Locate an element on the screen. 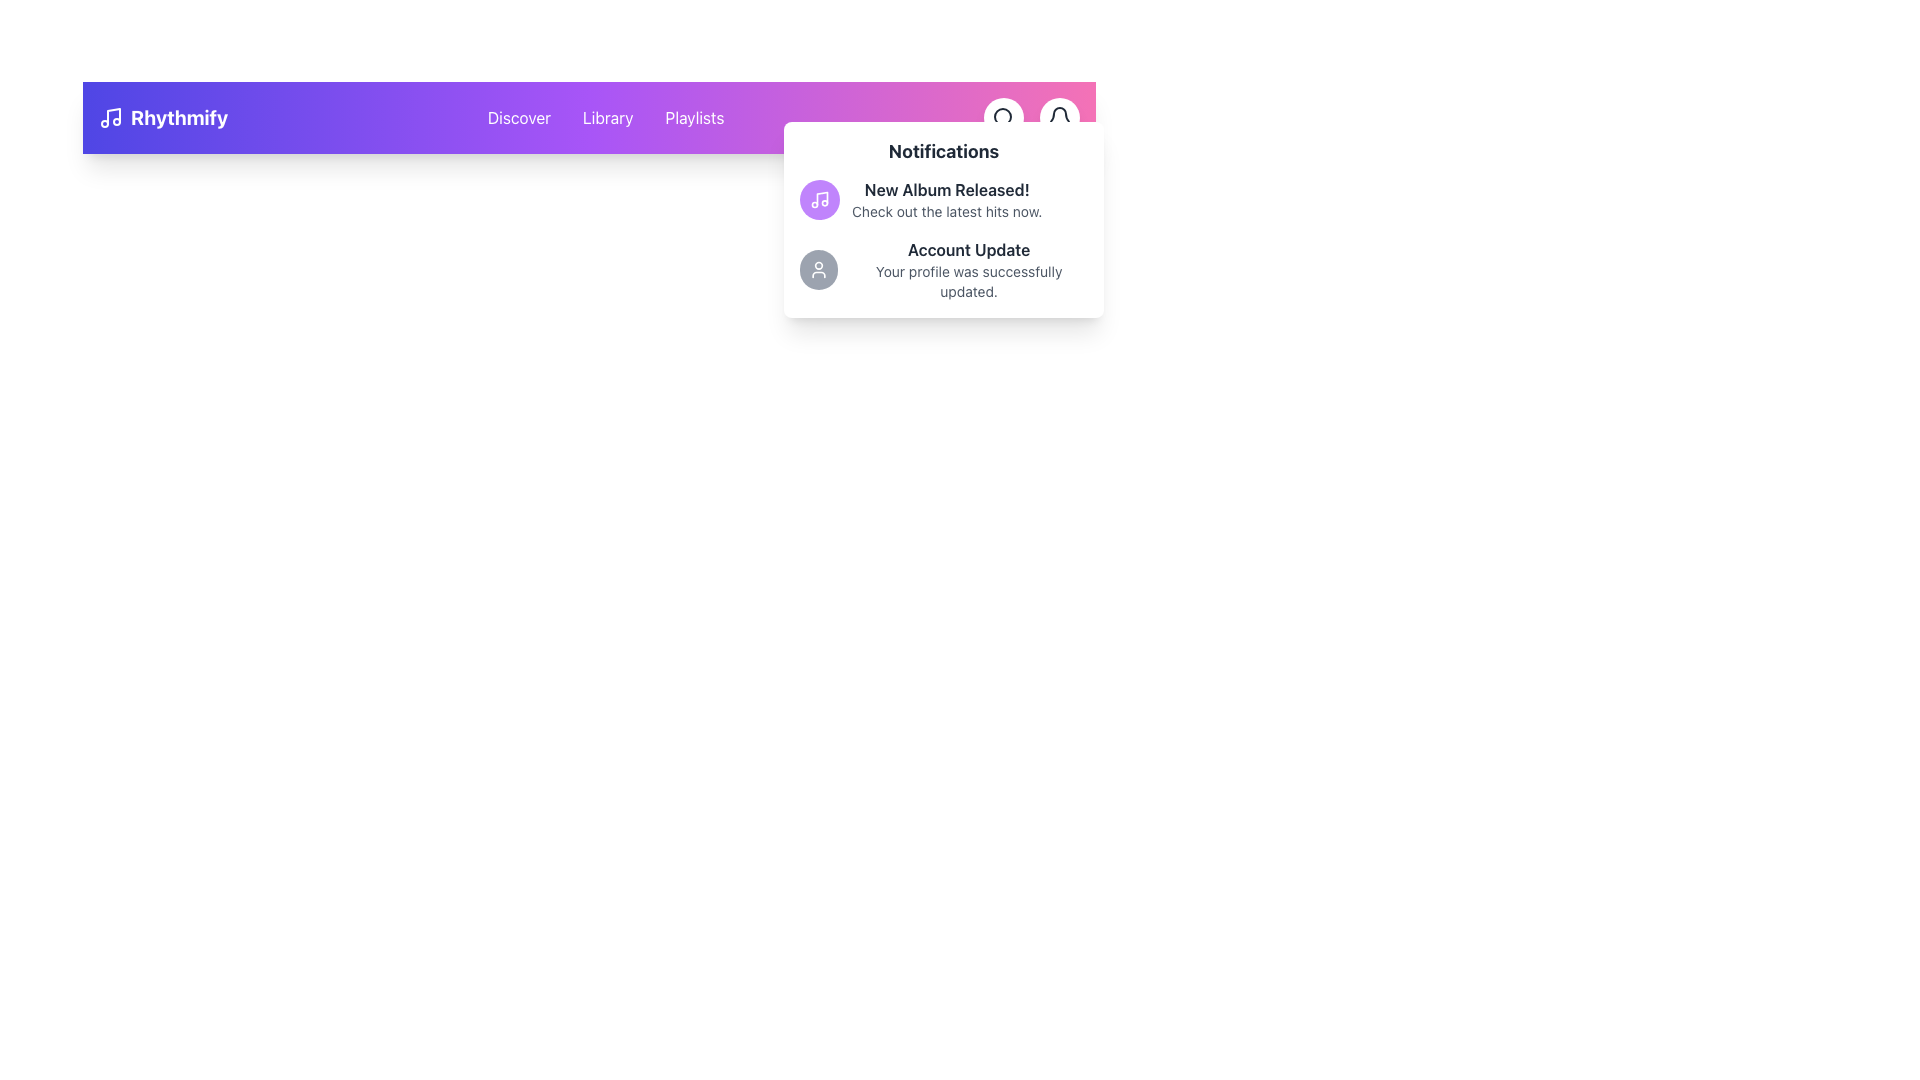 Image resolution: width=1920 pixels, height=1080 pixels. the presence of the upper curved portion of the notification bell icon located in the rightmost section of the application's header bar is located at coordinates (1059, 115).